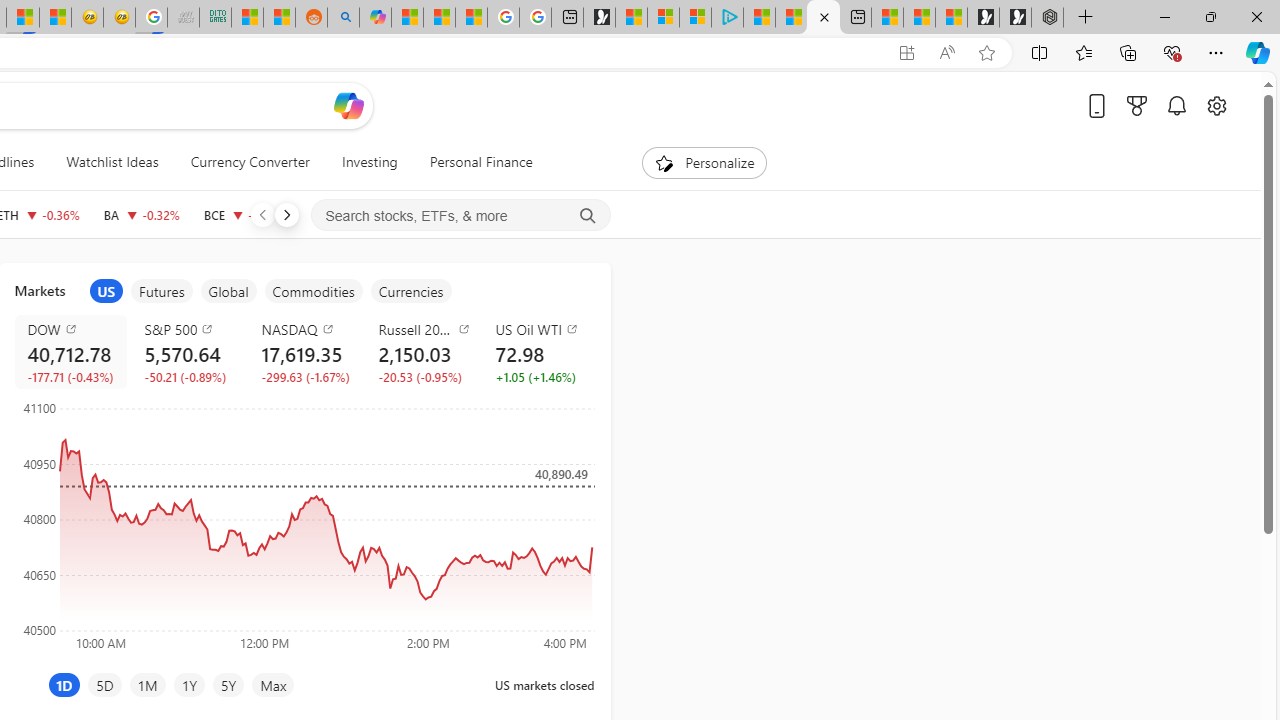  What do you see at coordinates (343, 17) in the screenshot?
I see `'Utah sues federal government - Search'` at bounding box center [343, 17].